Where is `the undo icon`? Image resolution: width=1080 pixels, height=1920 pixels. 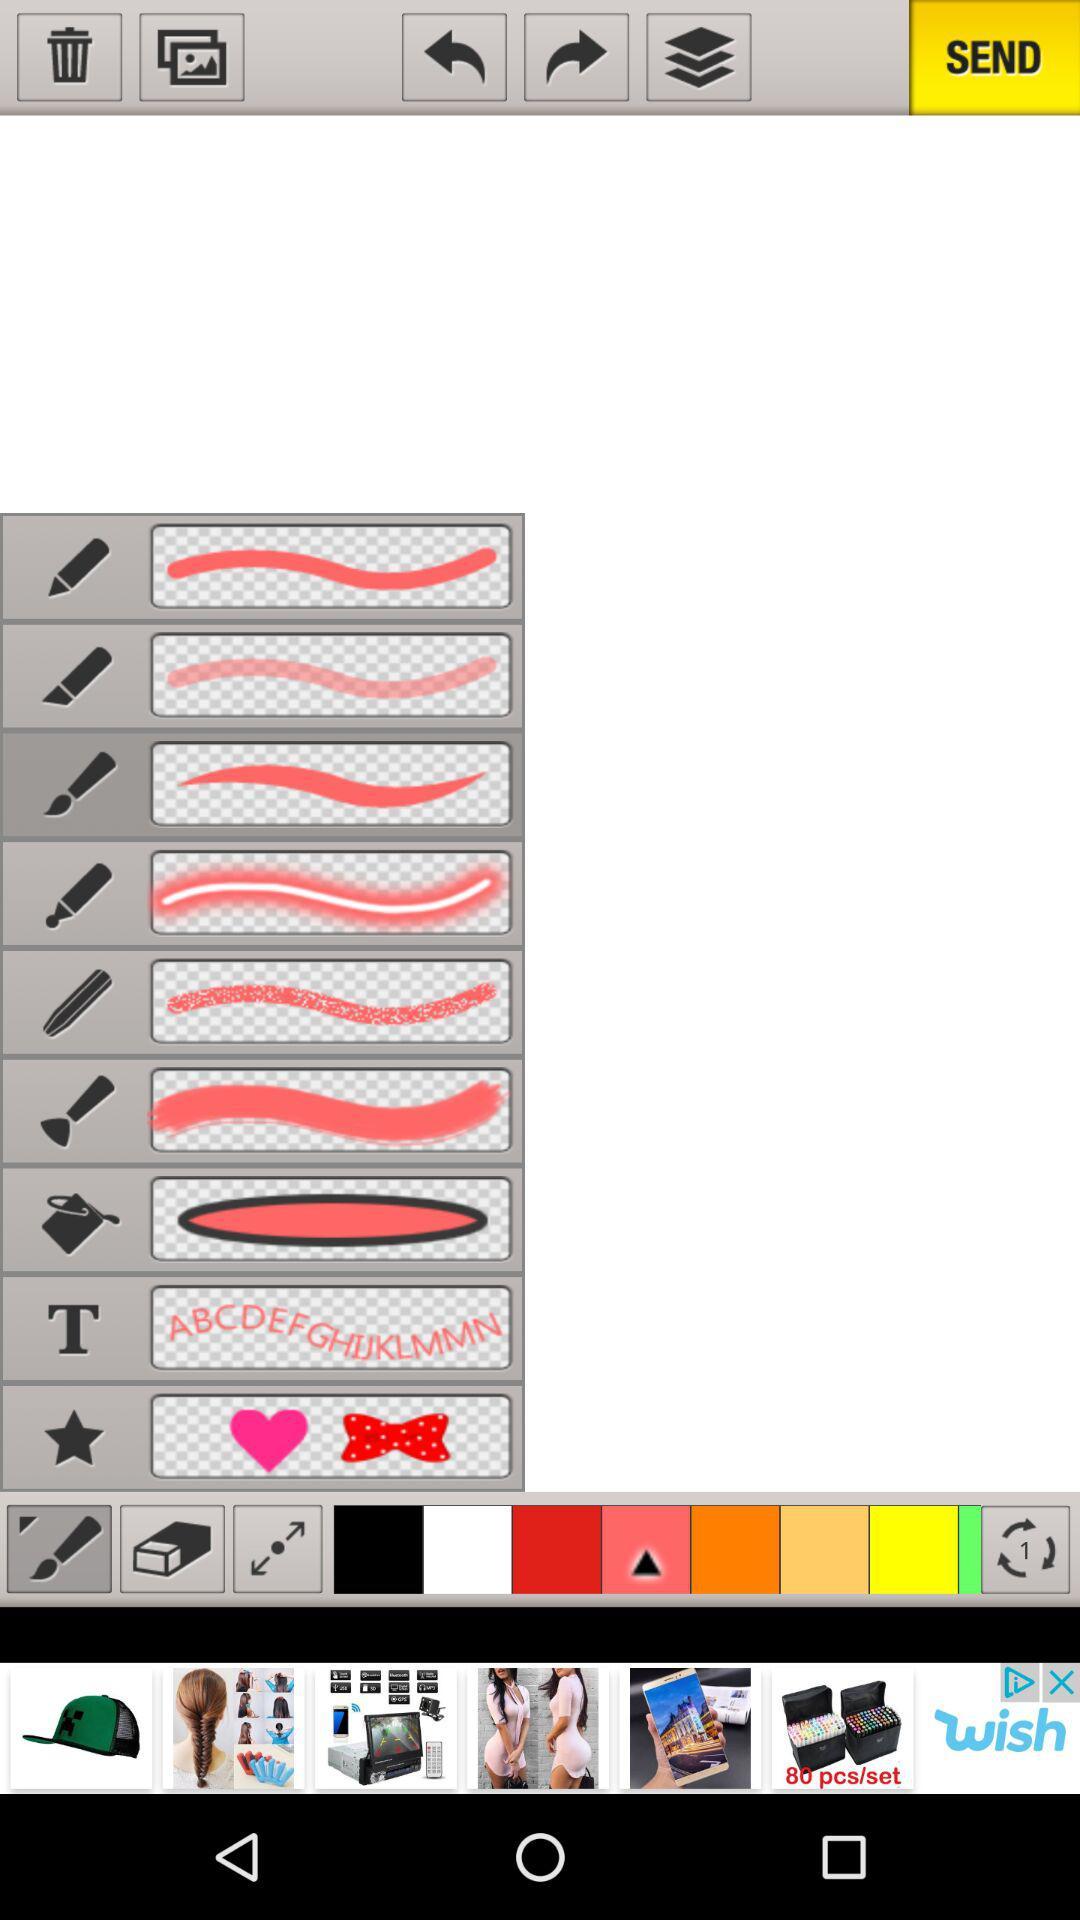
the undo icon is located at coordinates (454, 57).